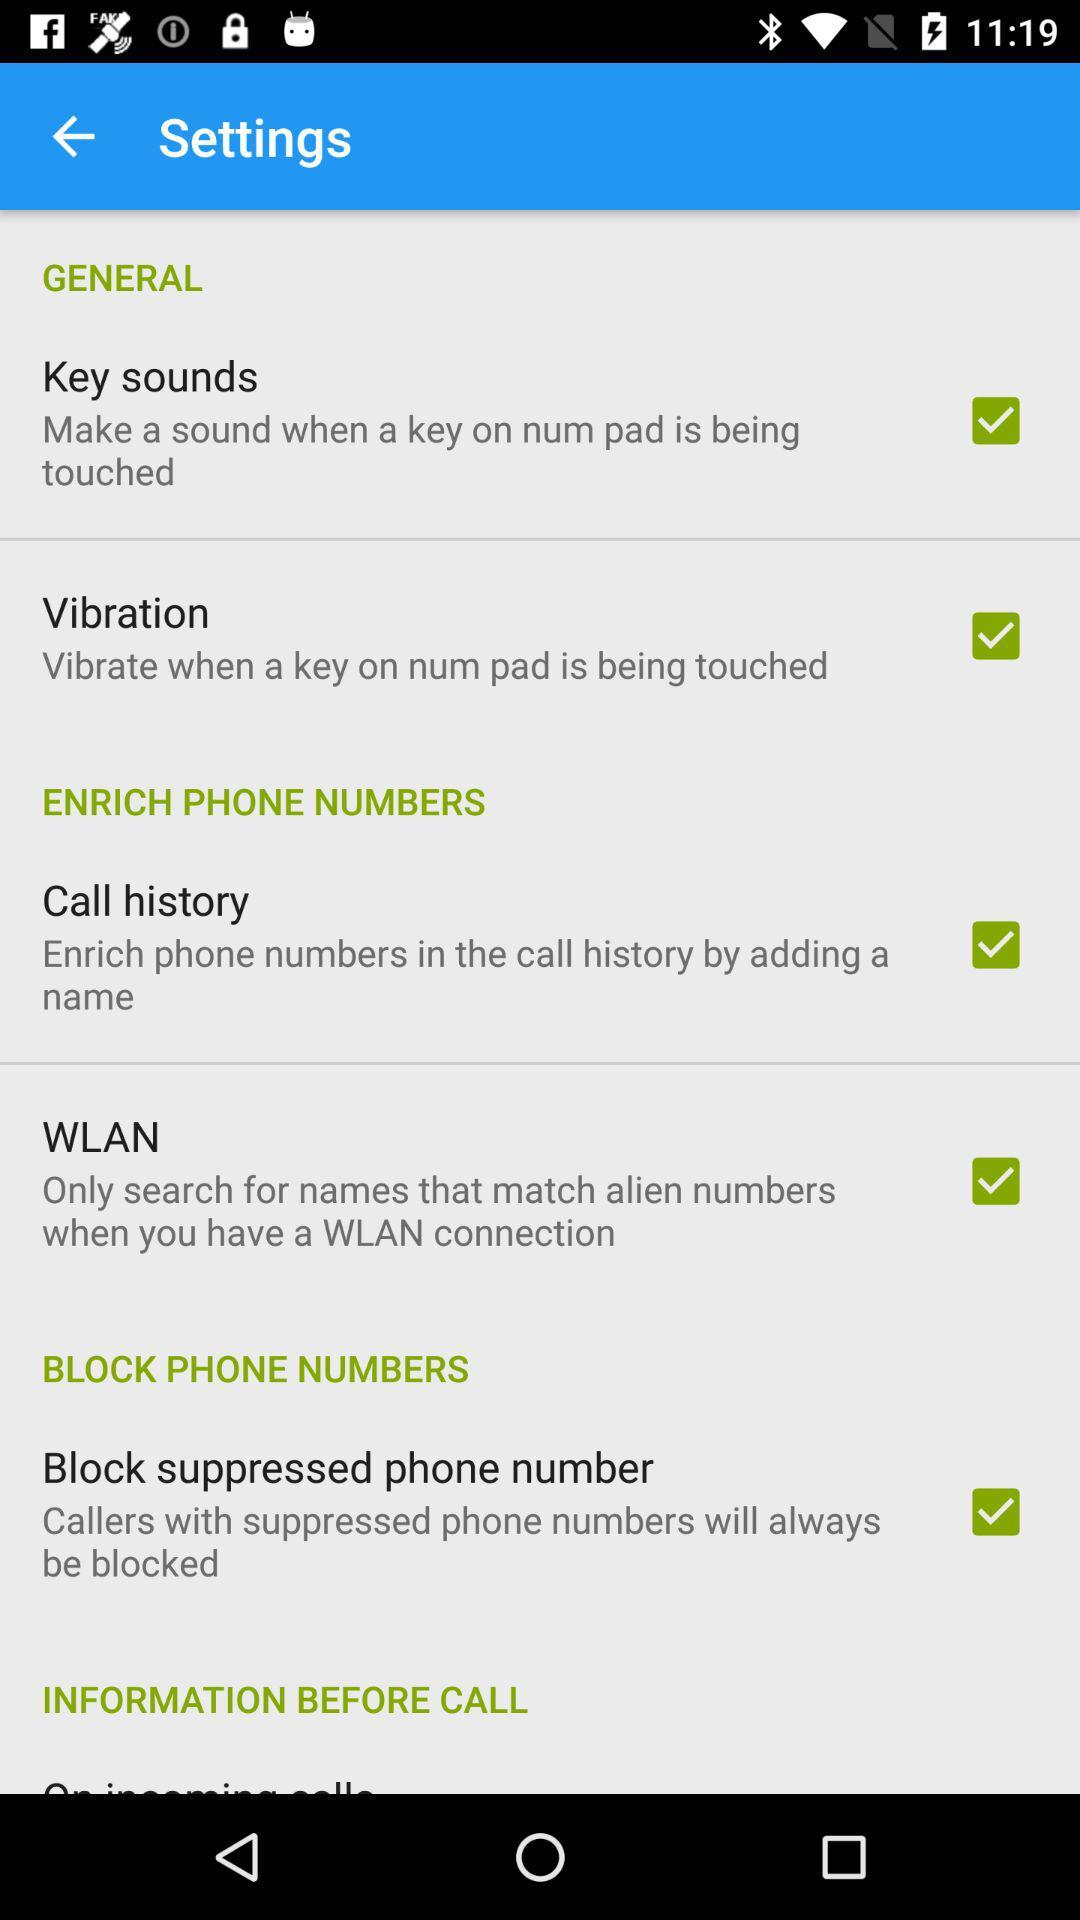 This screenshot has height=1920, width=1080. I want to click on icon above vibration icon, so click(477, 448).